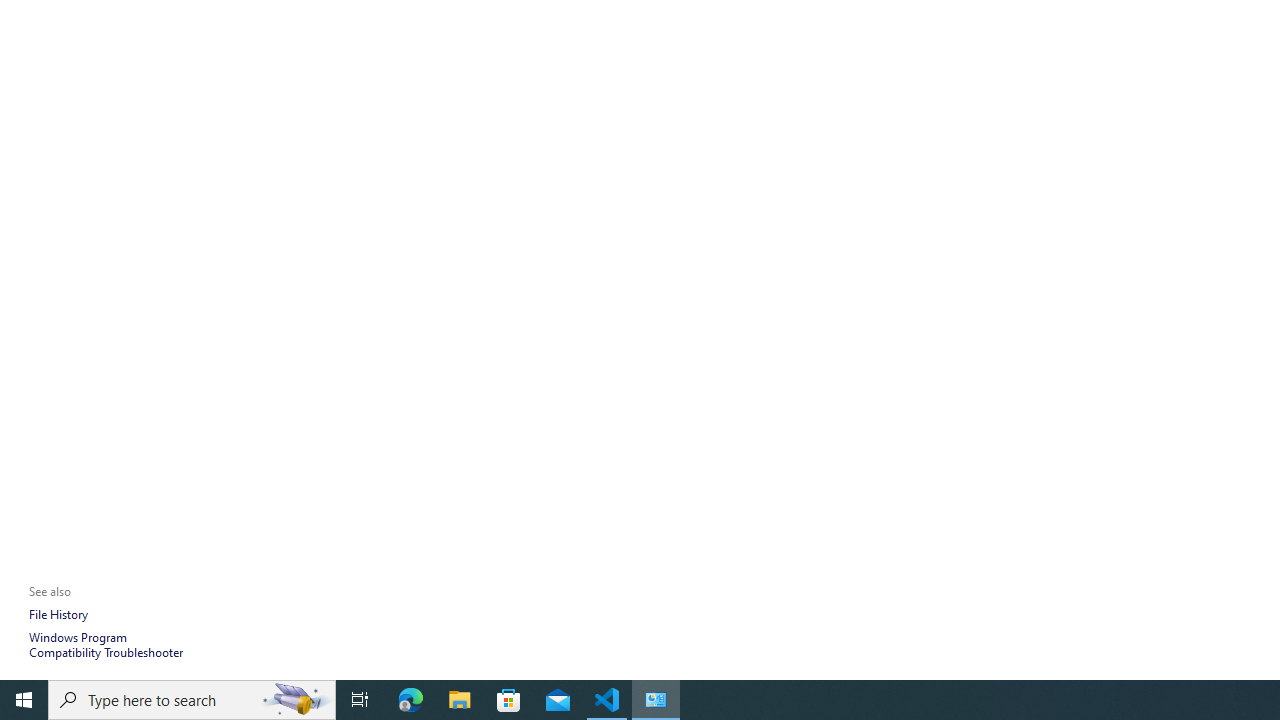 The width and height of the screenshot is (1280, 720). Describe the element at coordinates (58, 613) in the screenshot. I see `'File History'` at that location.